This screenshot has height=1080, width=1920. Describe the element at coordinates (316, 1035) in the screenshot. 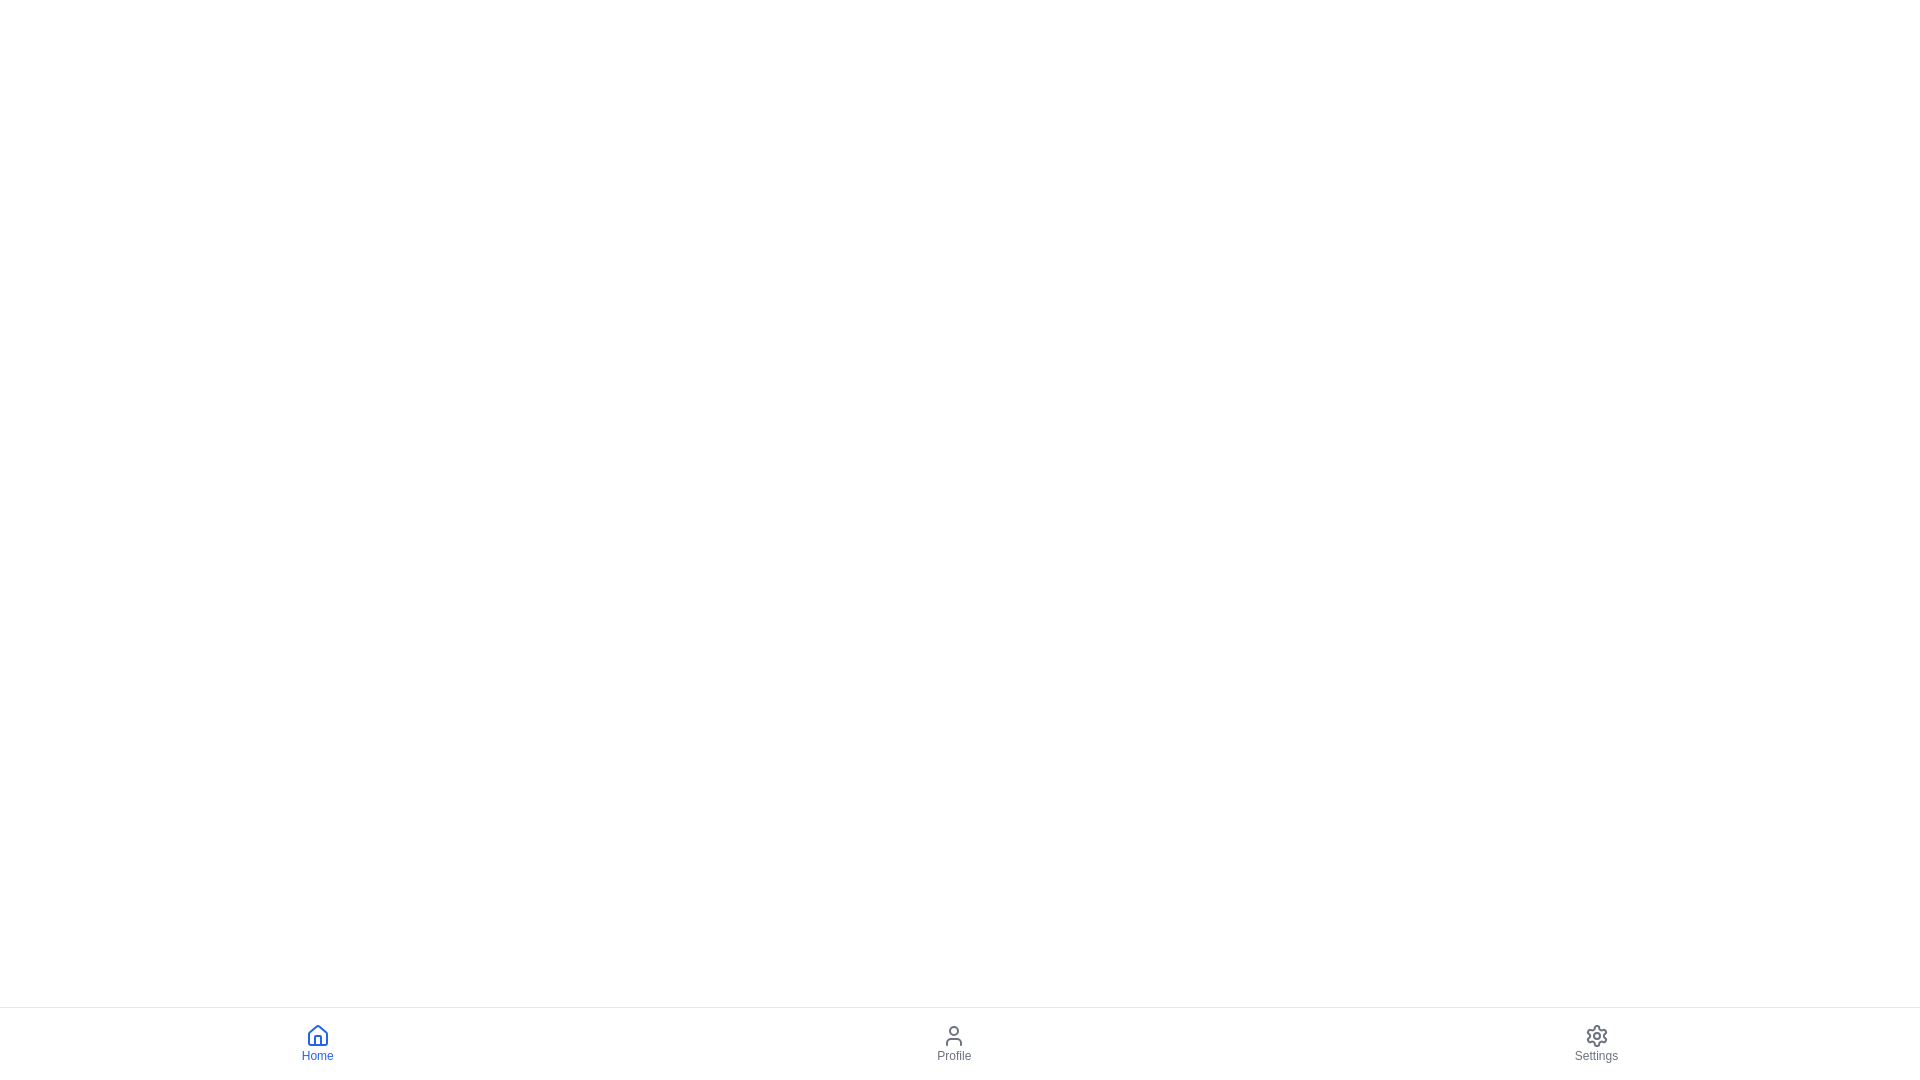

I see `the 'Home' icon, which is a house icon located in the bottom-left section of the navigation bar` at that location.